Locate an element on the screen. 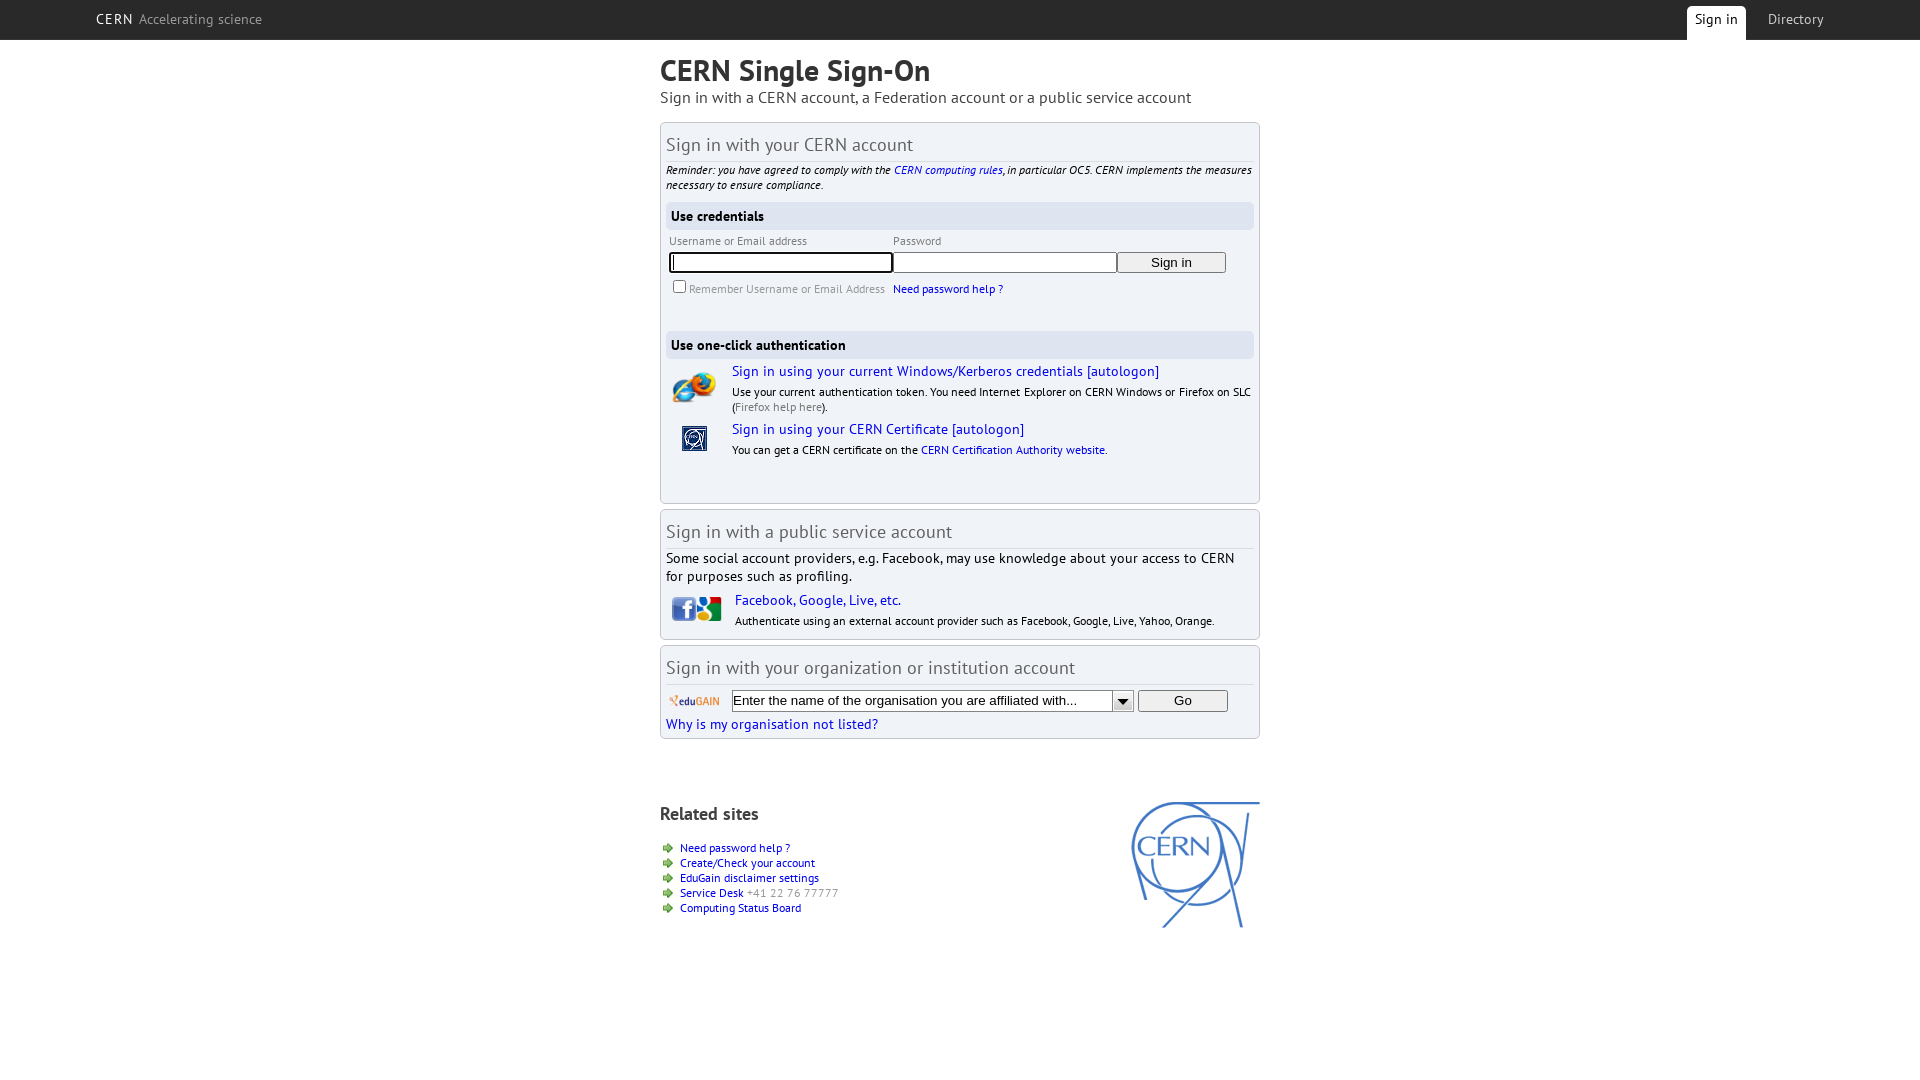  'Facebook, Google, Live, etc.' is located at coordinates (817, 599).